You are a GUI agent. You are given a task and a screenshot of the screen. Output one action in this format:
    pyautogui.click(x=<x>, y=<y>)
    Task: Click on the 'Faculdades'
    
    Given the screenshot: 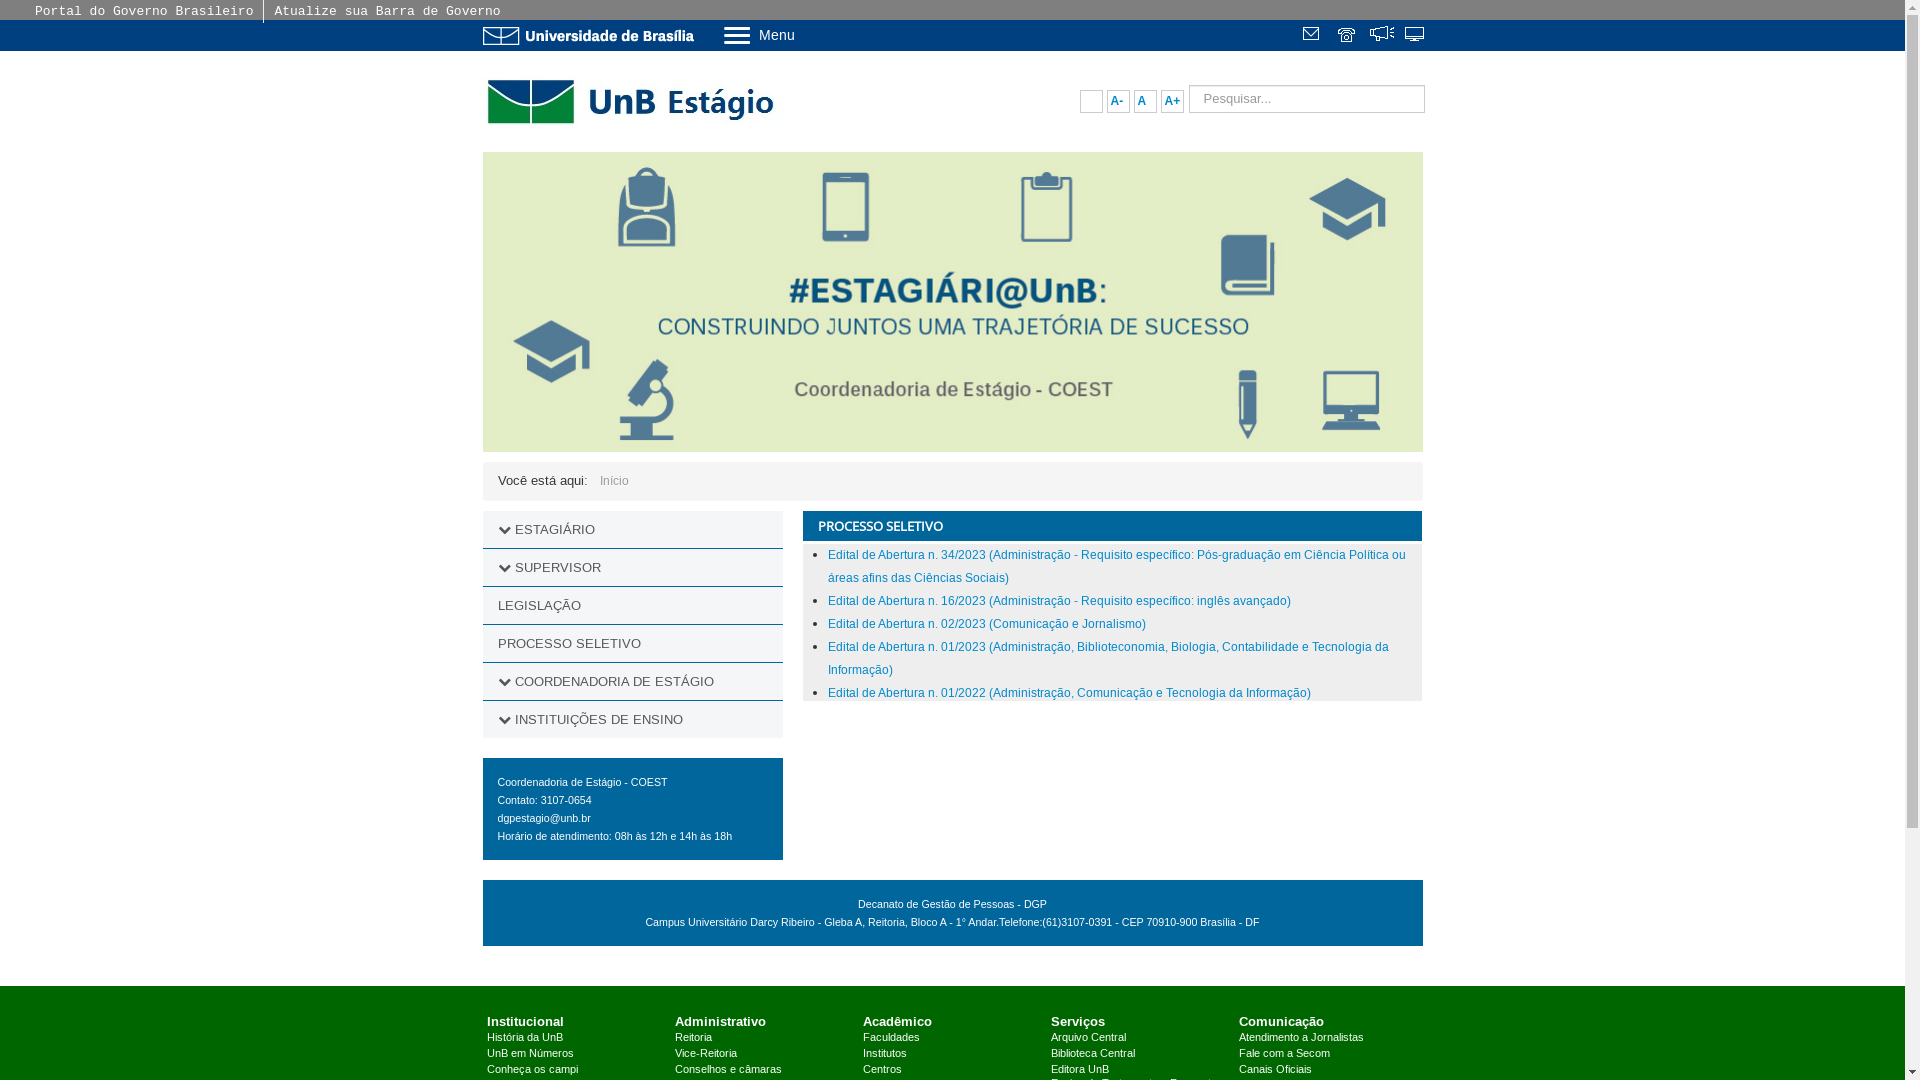 What is the action you would take?
    pyautogui.click(x=890, y=1036)
    